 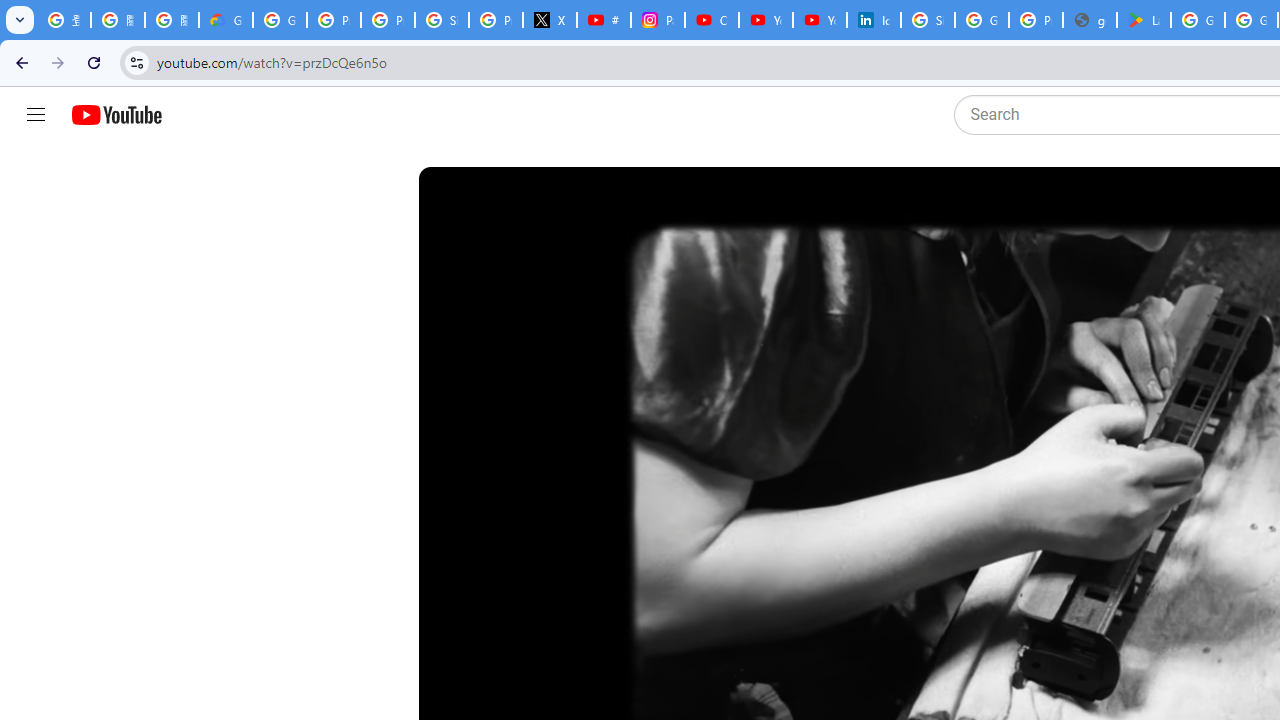 I want to click on 'Guide', so click(x=35, y=115).